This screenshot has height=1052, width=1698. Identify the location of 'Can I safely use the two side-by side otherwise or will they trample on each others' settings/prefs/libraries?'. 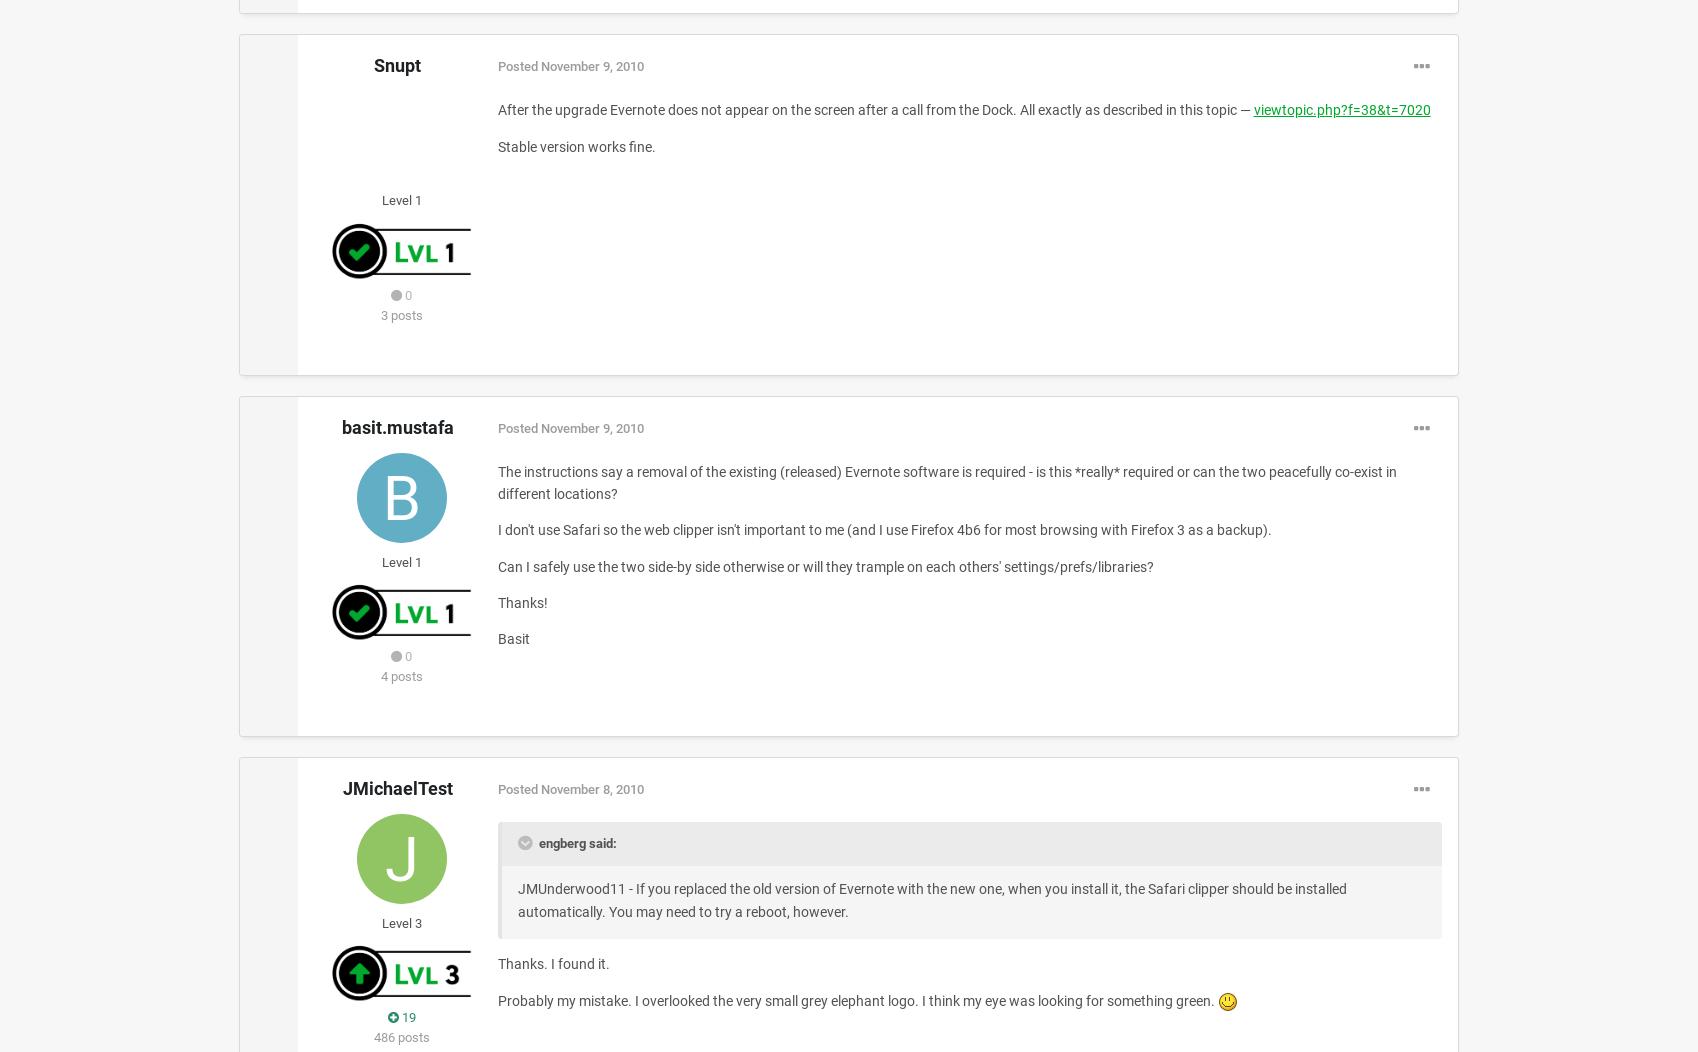
(824, 565).